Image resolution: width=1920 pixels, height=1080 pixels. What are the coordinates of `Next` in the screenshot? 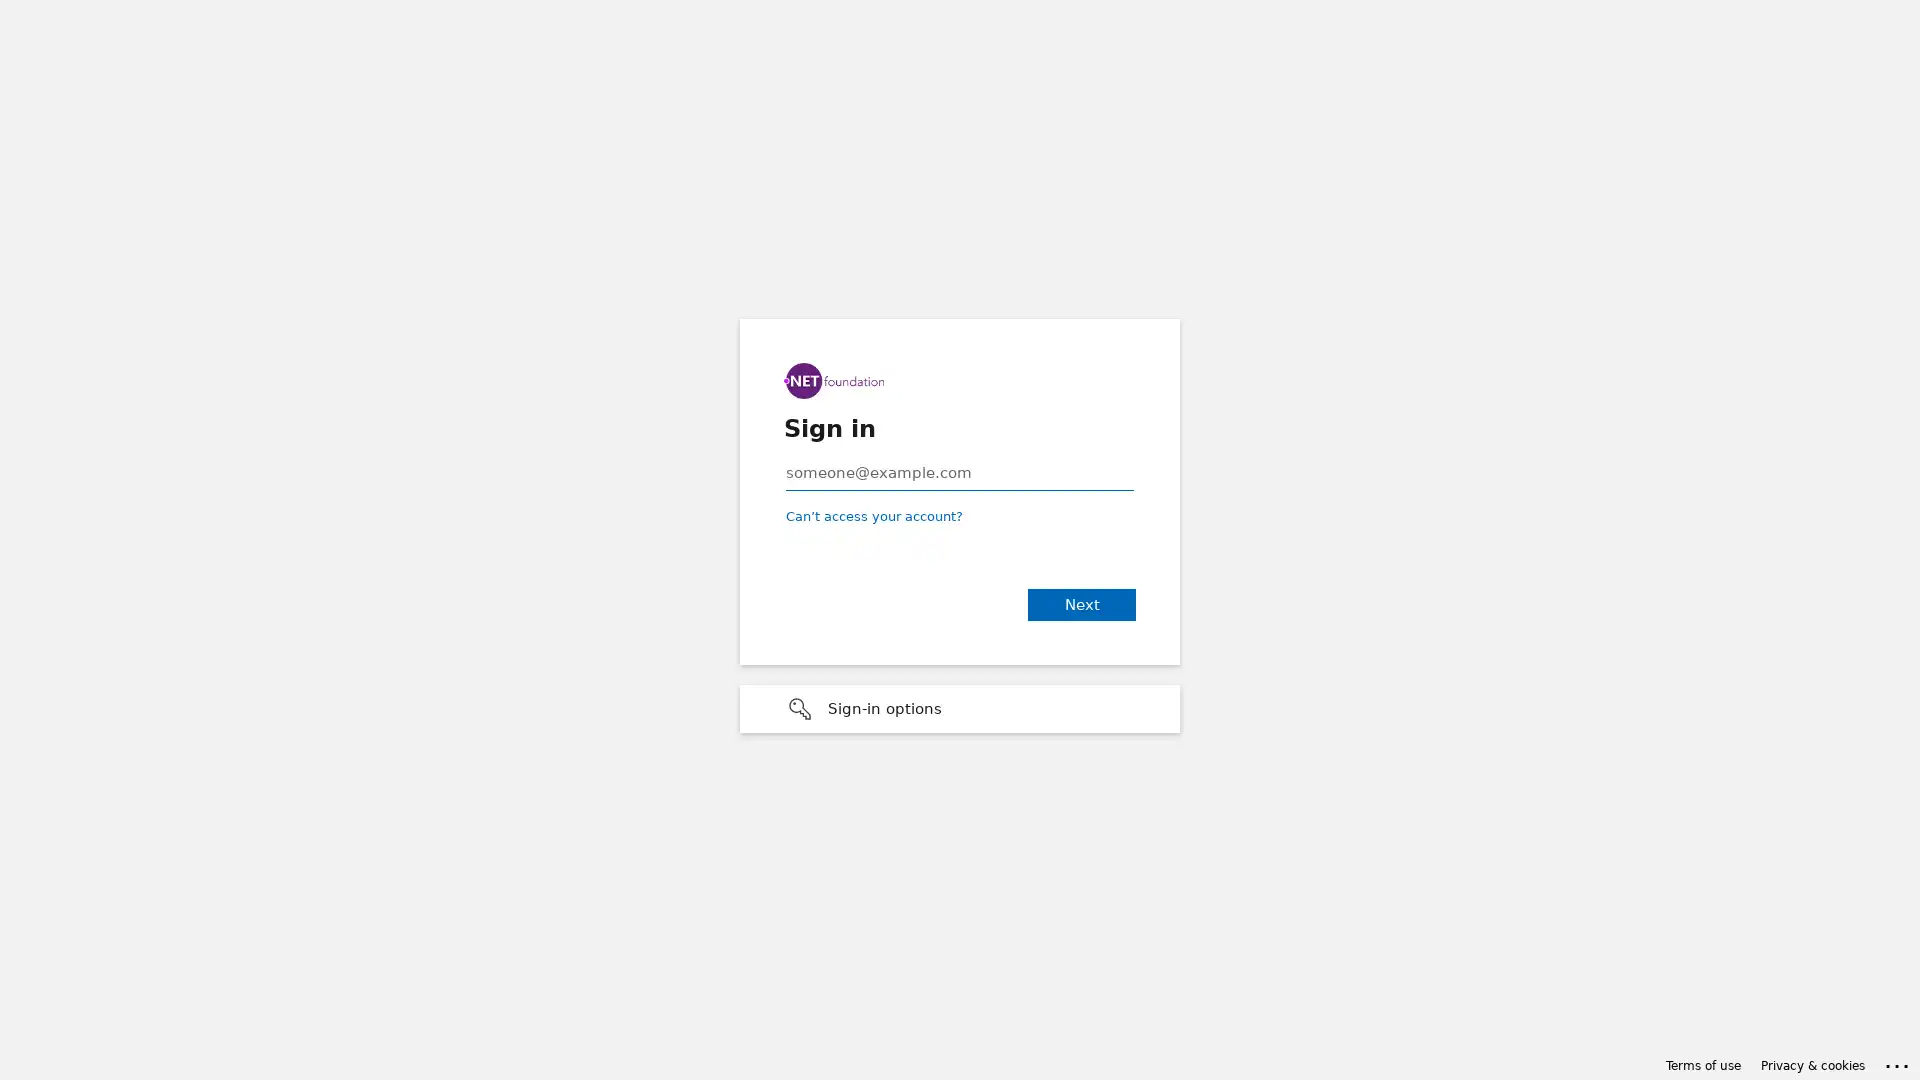 It's located at (1080, 604).